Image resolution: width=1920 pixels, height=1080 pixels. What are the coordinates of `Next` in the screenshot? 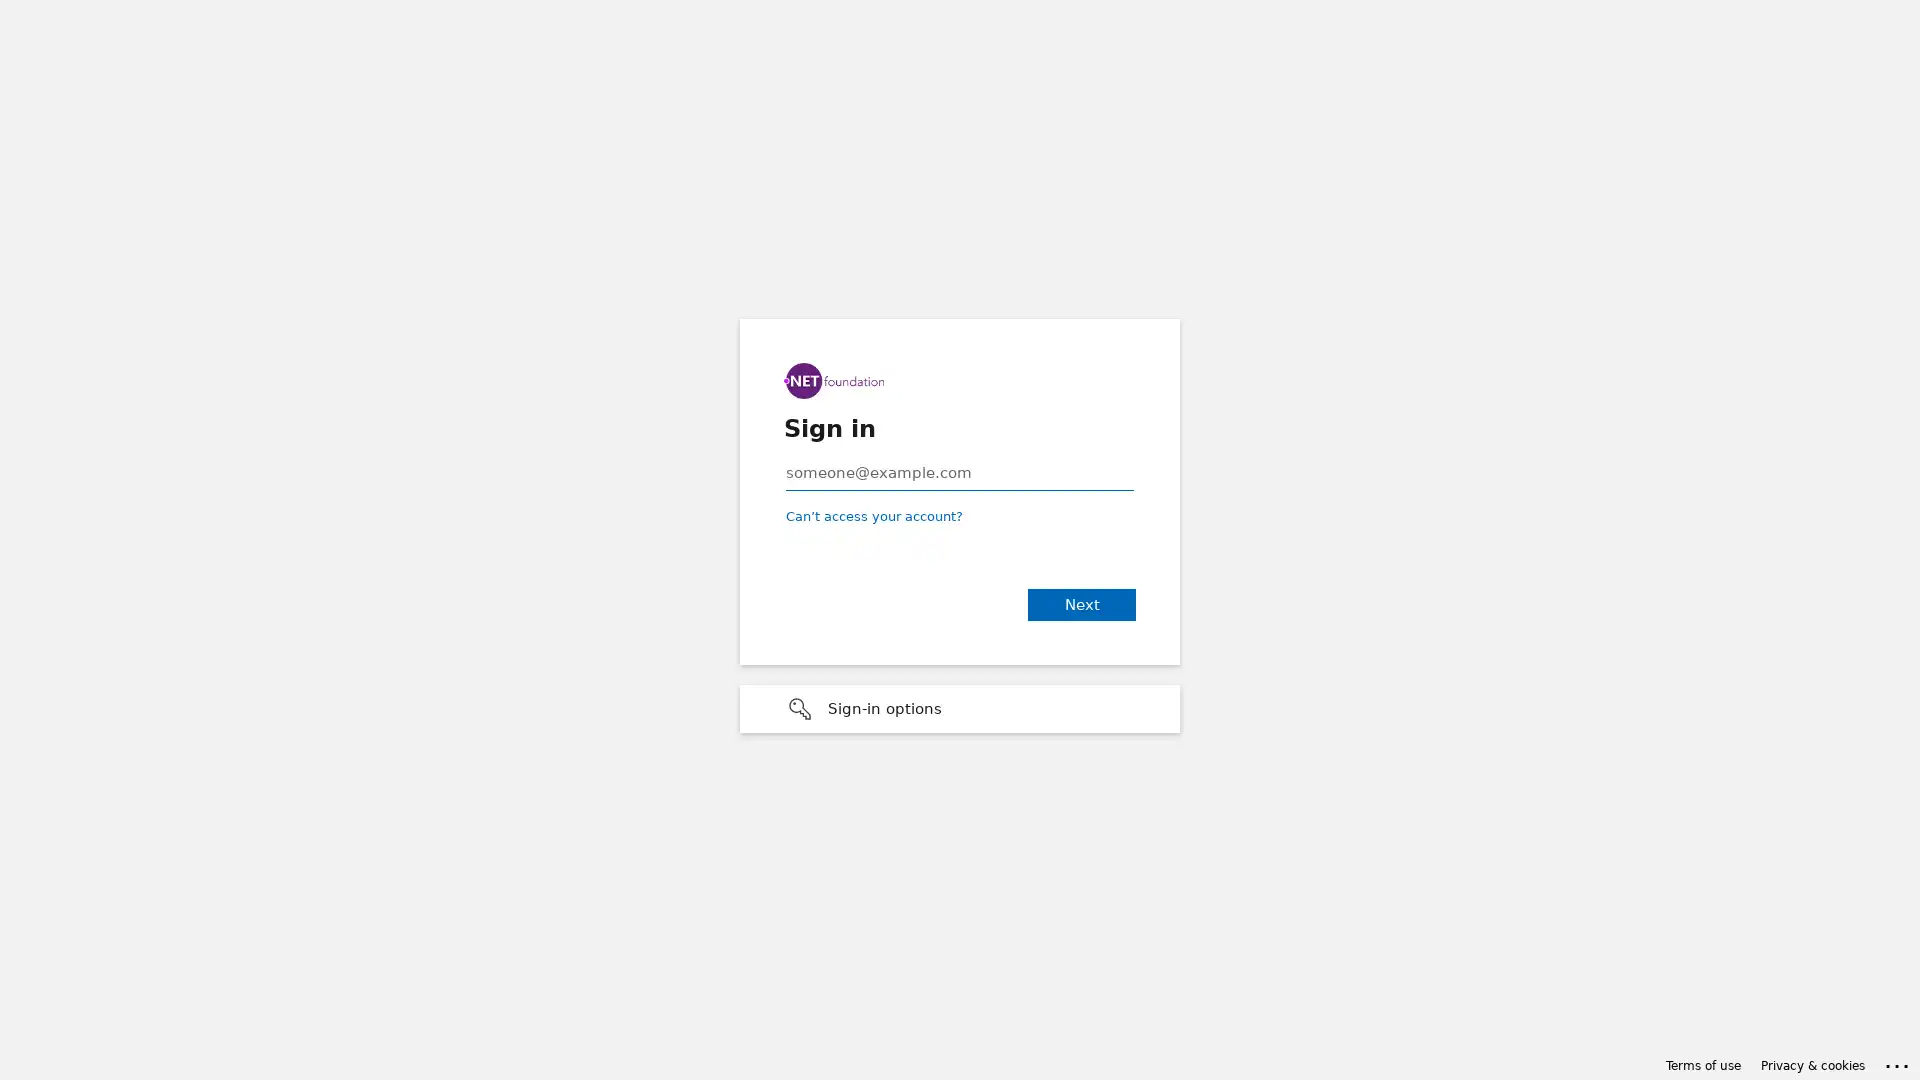 It's located at (1080, 604).